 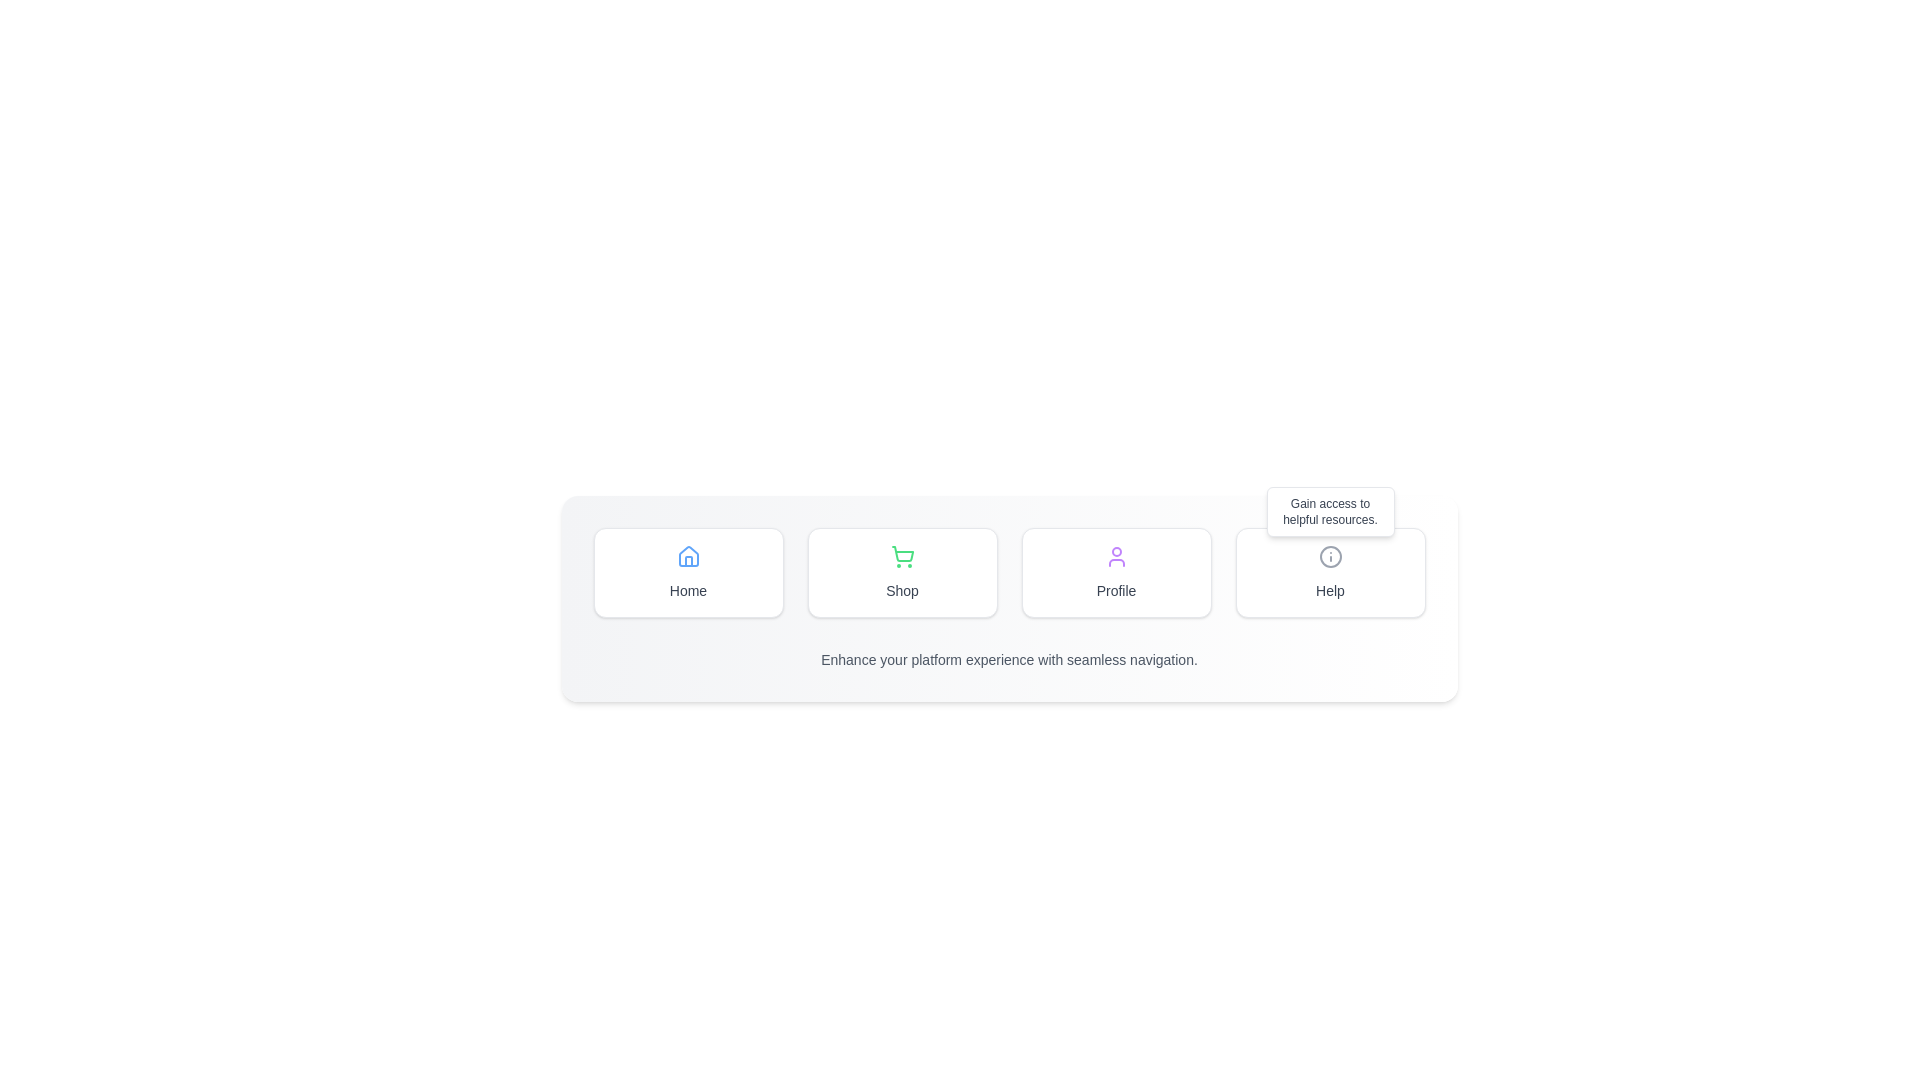 What do you see at coordinates (1330, 573) in the screenshot?
I see `the fourth card in the grid, which has a white background, rounded corners, and displays an information icon above the 'Help' text` at bounding box center [1330, 573].